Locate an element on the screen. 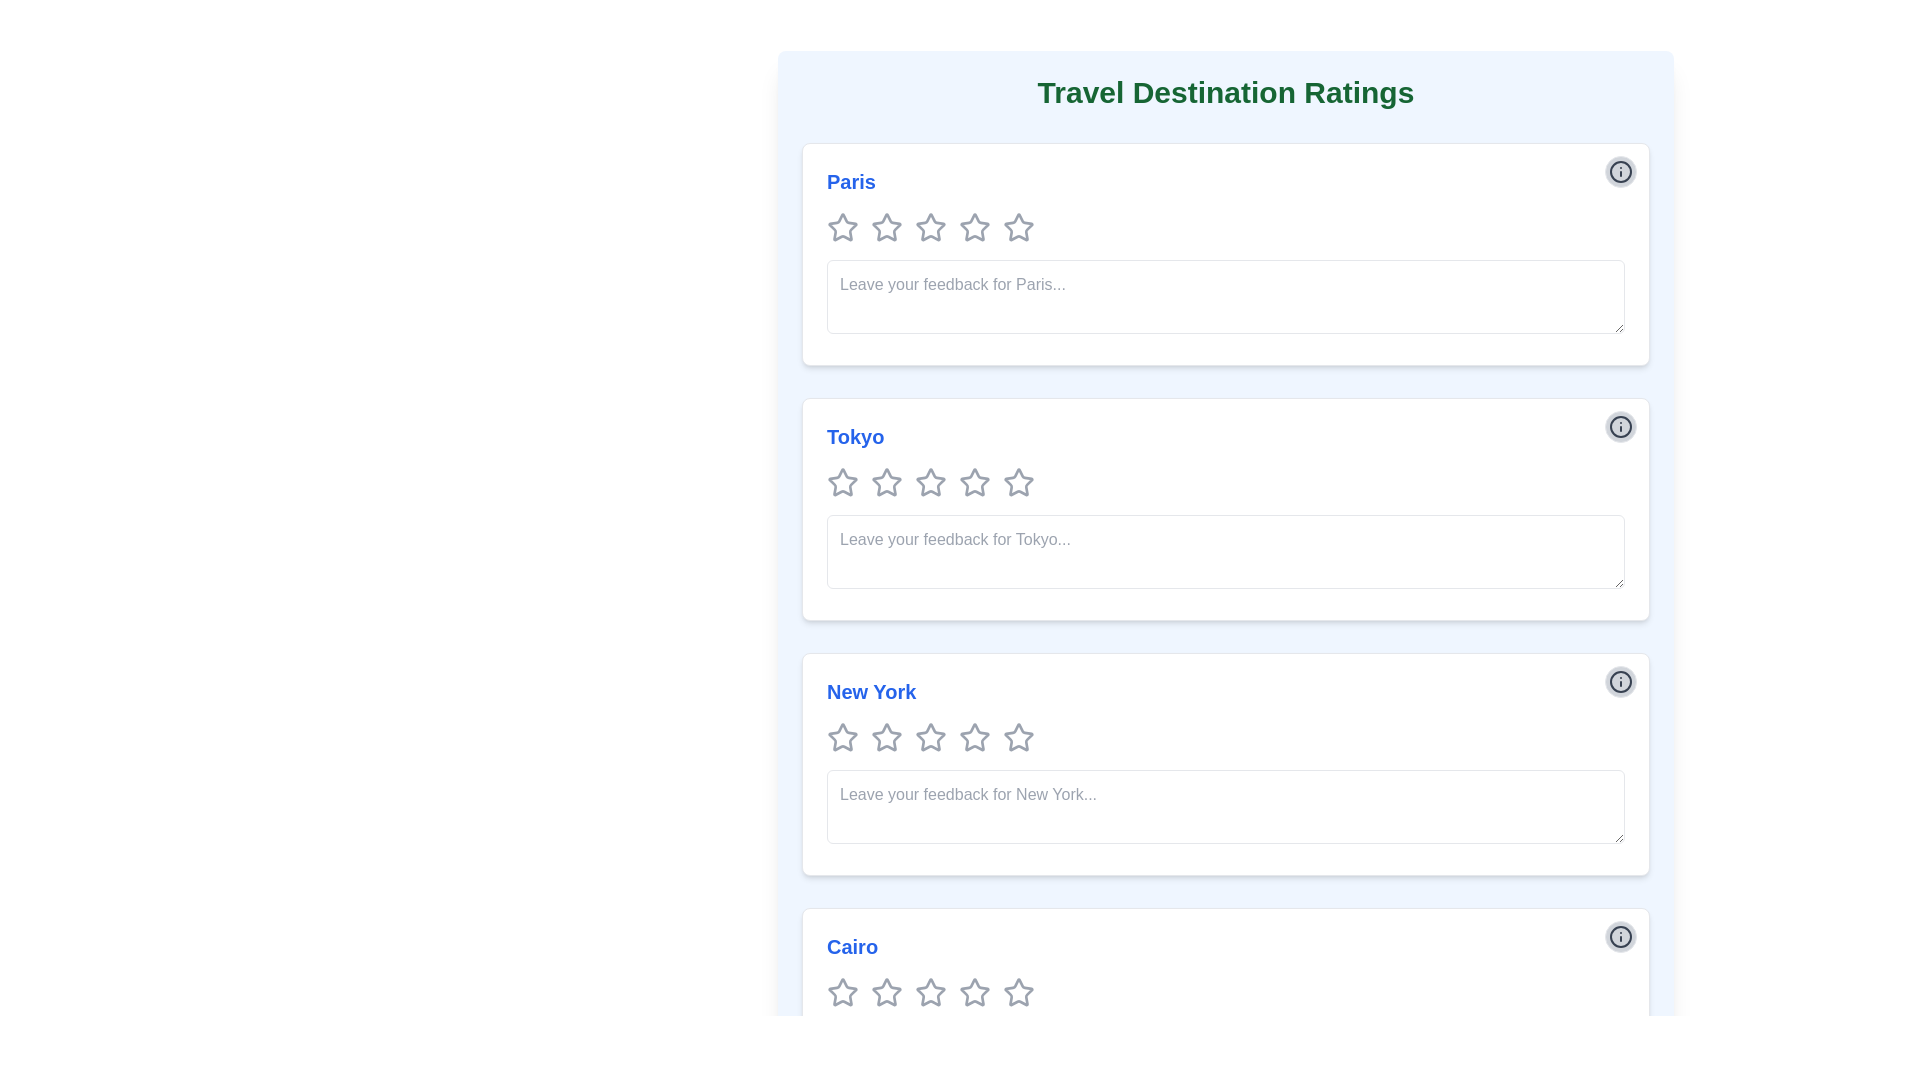 The height and width of the screenshot is (1080, 1920). the star icons in the Rating component for 'Cairo' is located at coordinates (1224, 992).